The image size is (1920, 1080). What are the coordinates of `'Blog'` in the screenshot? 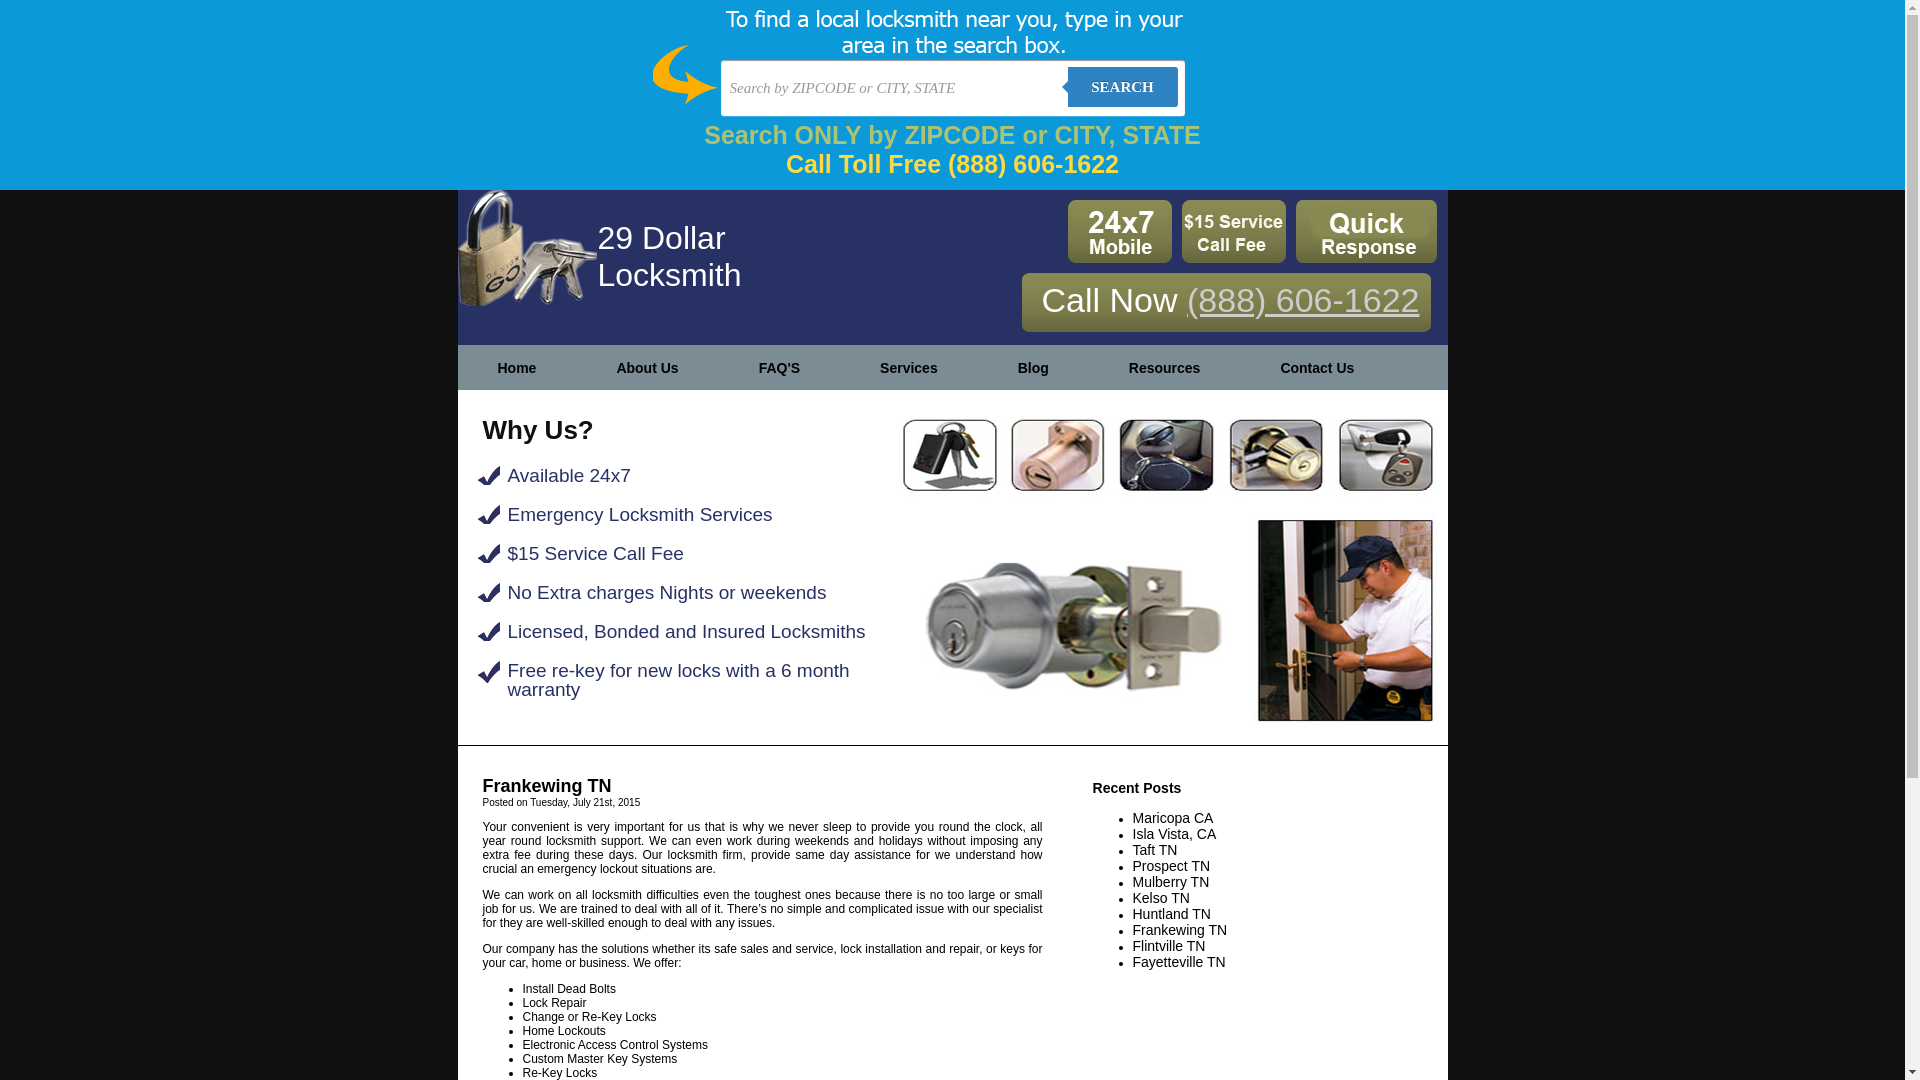 It's located at (1033, 367).